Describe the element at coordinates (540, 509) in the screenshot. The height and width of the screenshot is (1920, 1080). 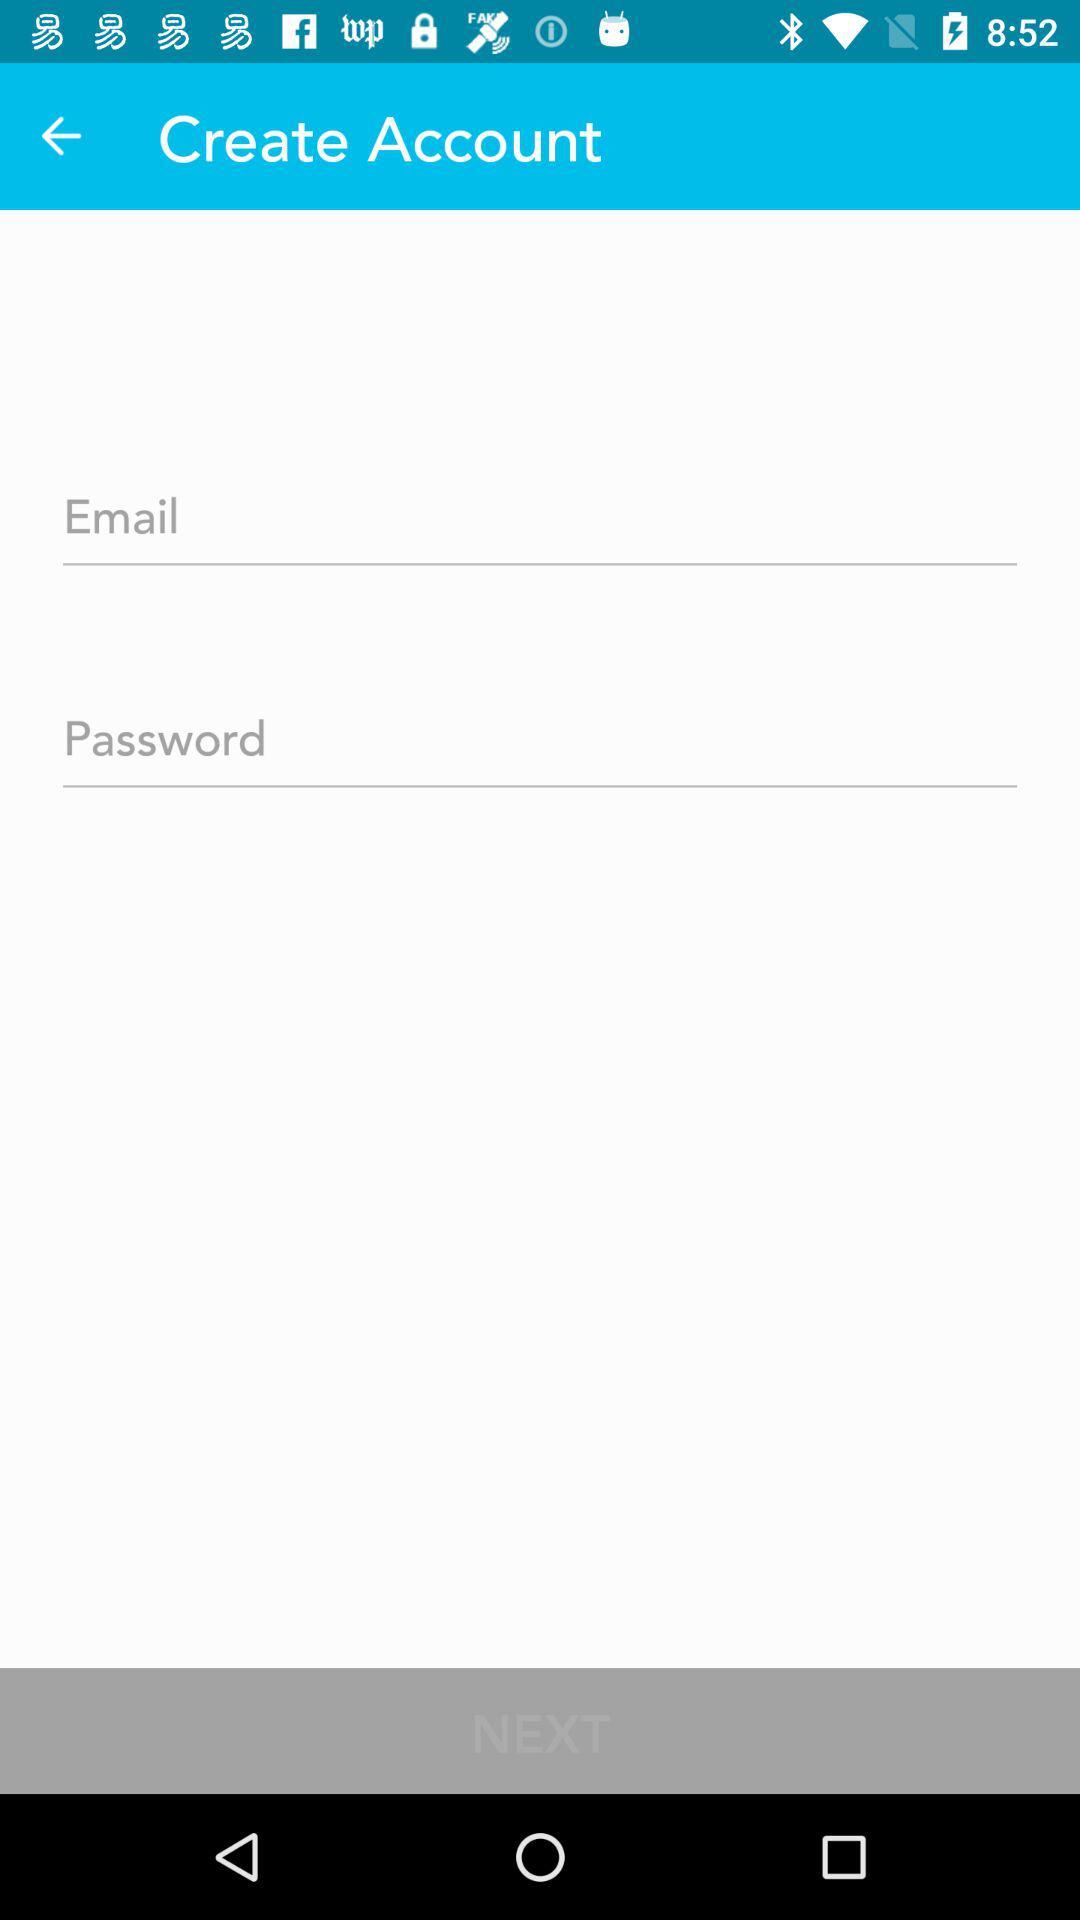
I see `email box` at that location.